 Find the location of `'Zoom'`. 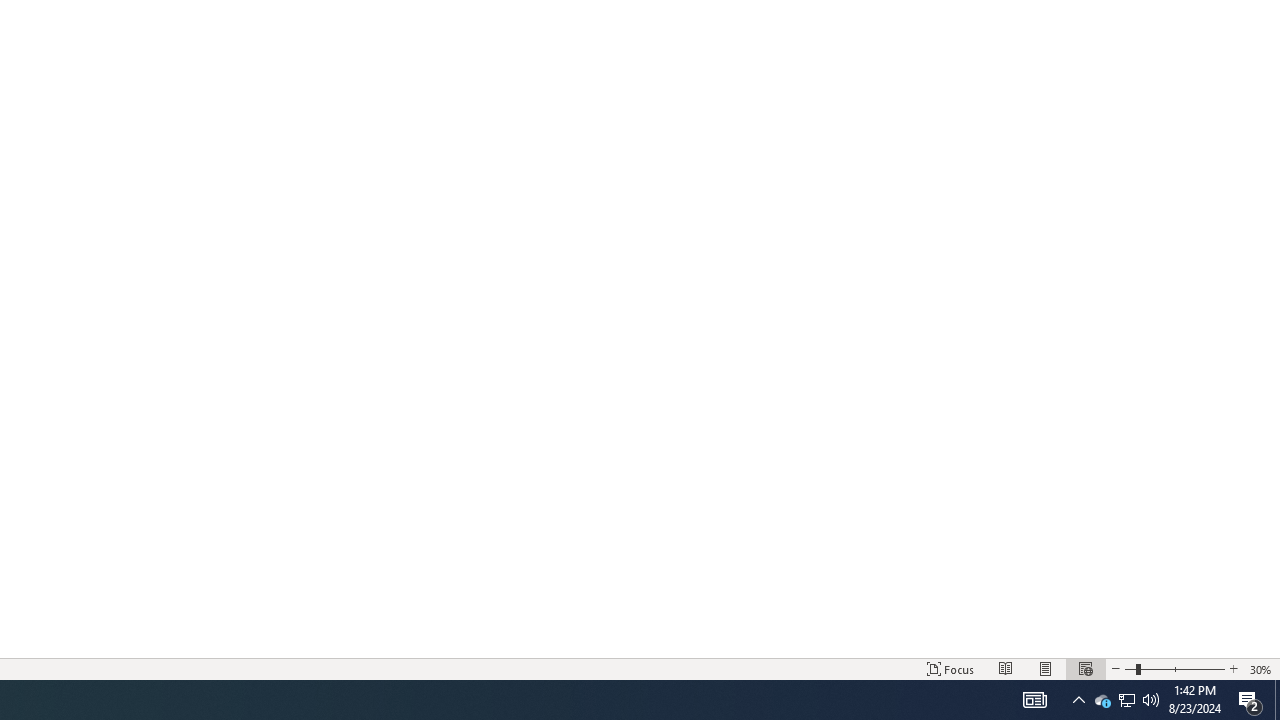

'Zoom' is located at coordinates (1175, 669).